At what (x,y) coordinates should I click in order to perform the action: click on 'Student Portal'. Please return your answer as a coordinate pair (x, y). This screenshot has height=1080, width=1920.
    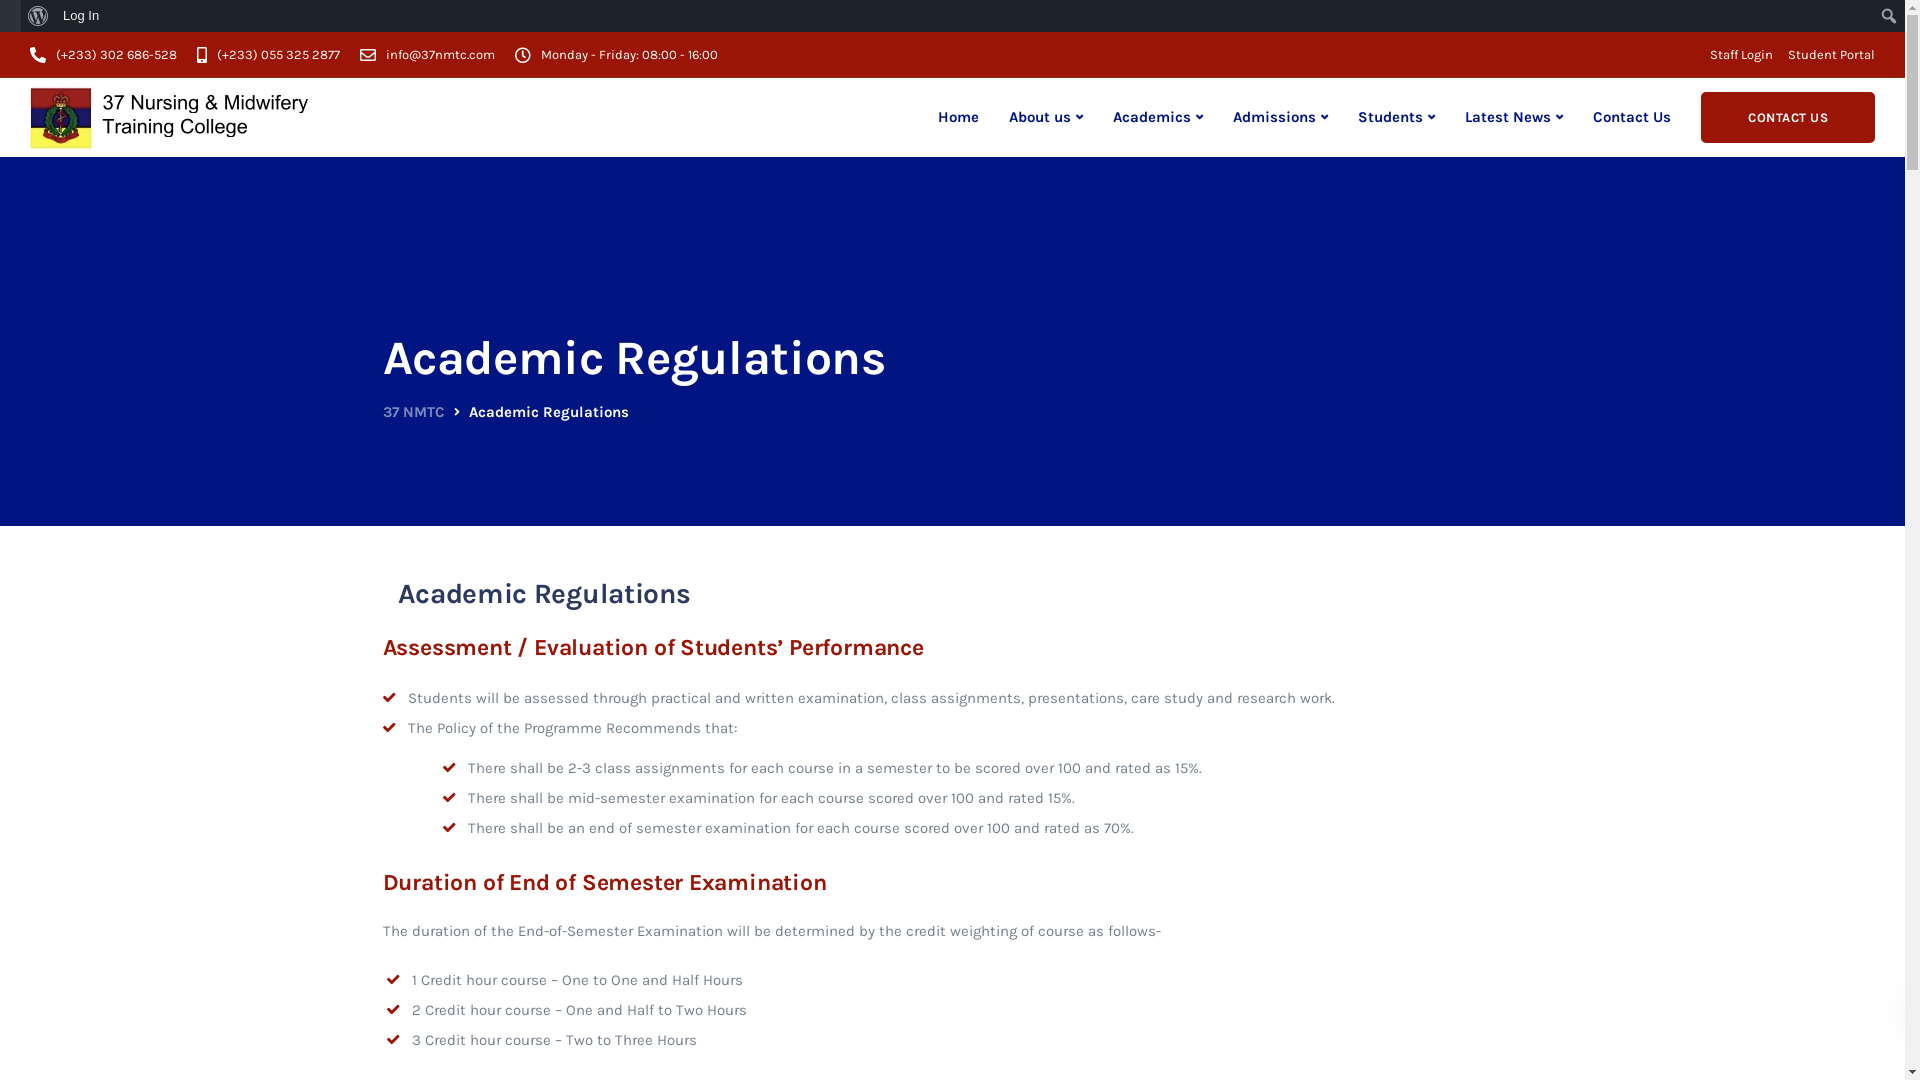
    Looking at the image, I should click on (1831, 53).